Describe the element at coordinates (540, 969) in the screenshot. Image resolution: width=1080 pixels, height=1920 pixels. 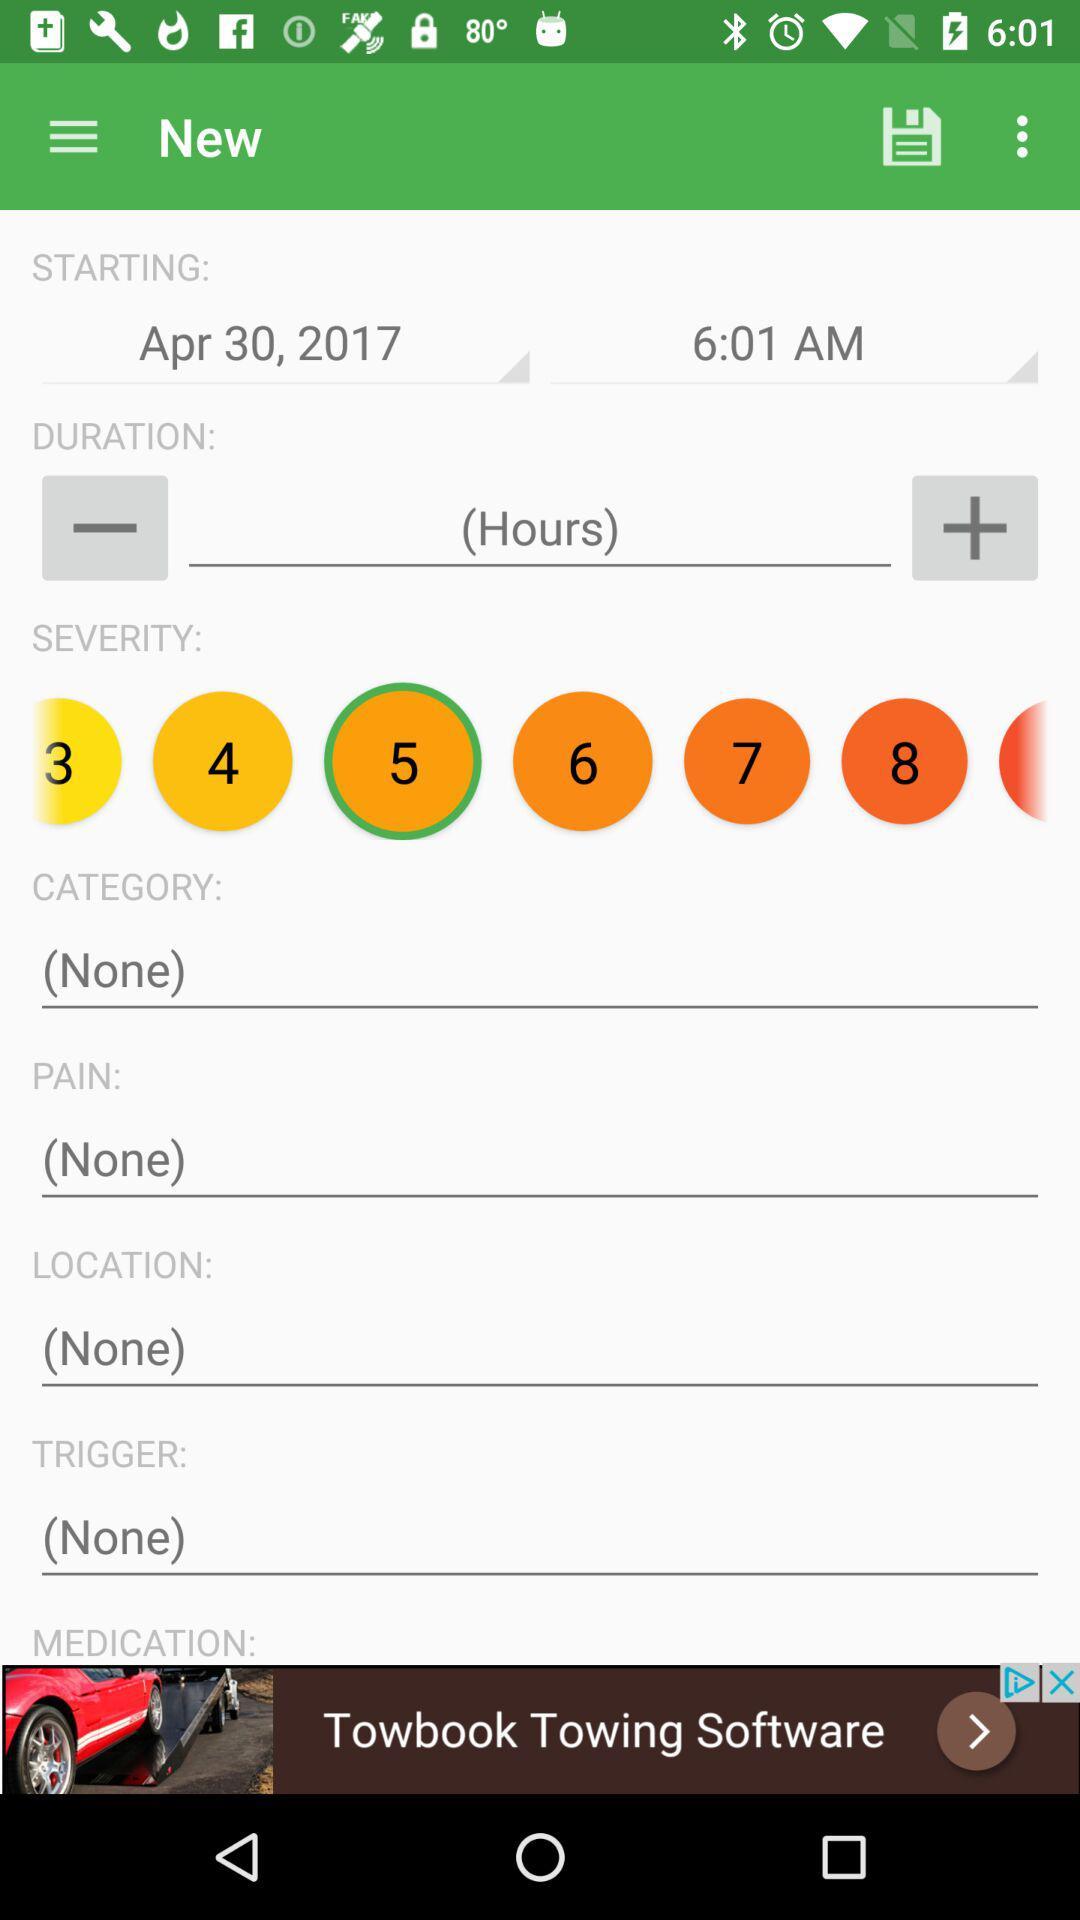
I see `category label` at that location.